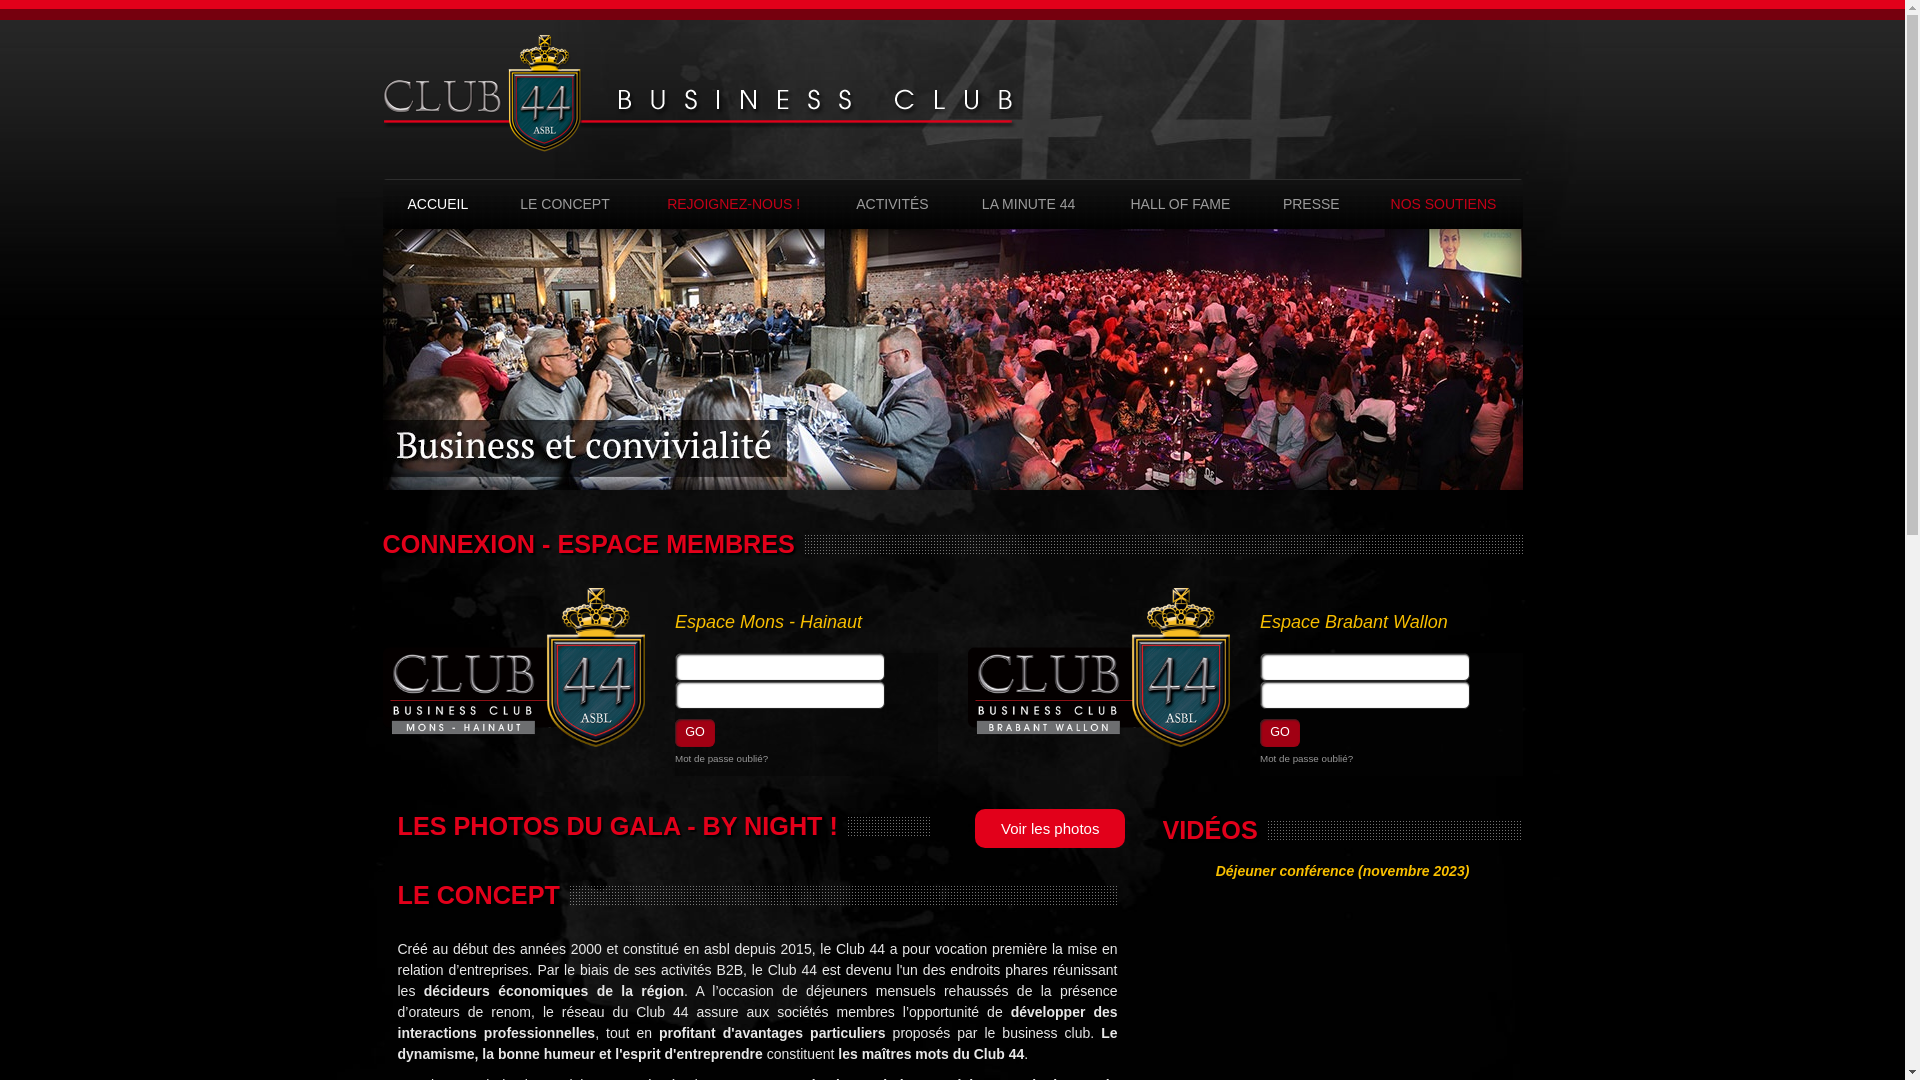 This screenshot has height=1080, width=1920. What do you see at coordinates (1044, 820) in the screenshot?
I see `'Voir les photos'` at bounding box center [1044, 820].